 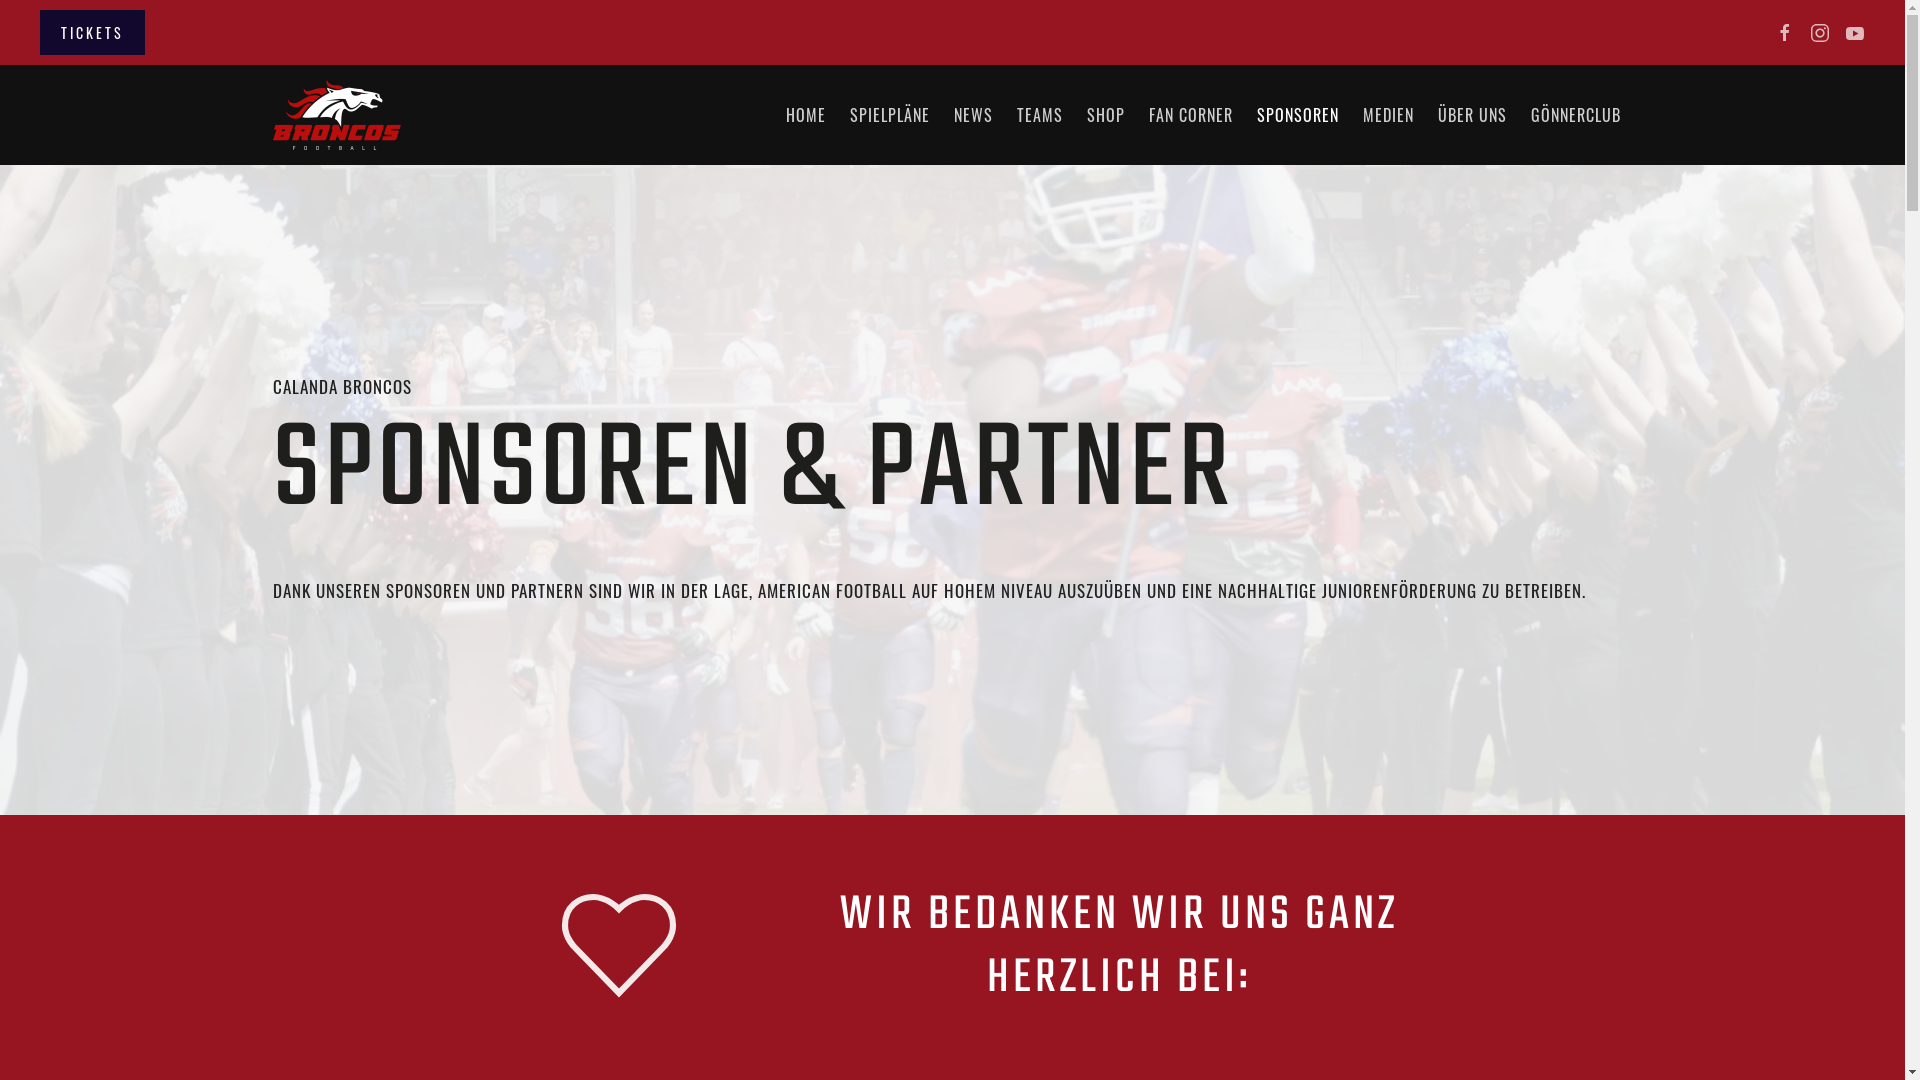 I want to click on 'SHOP', so click(x=1103, y=115).